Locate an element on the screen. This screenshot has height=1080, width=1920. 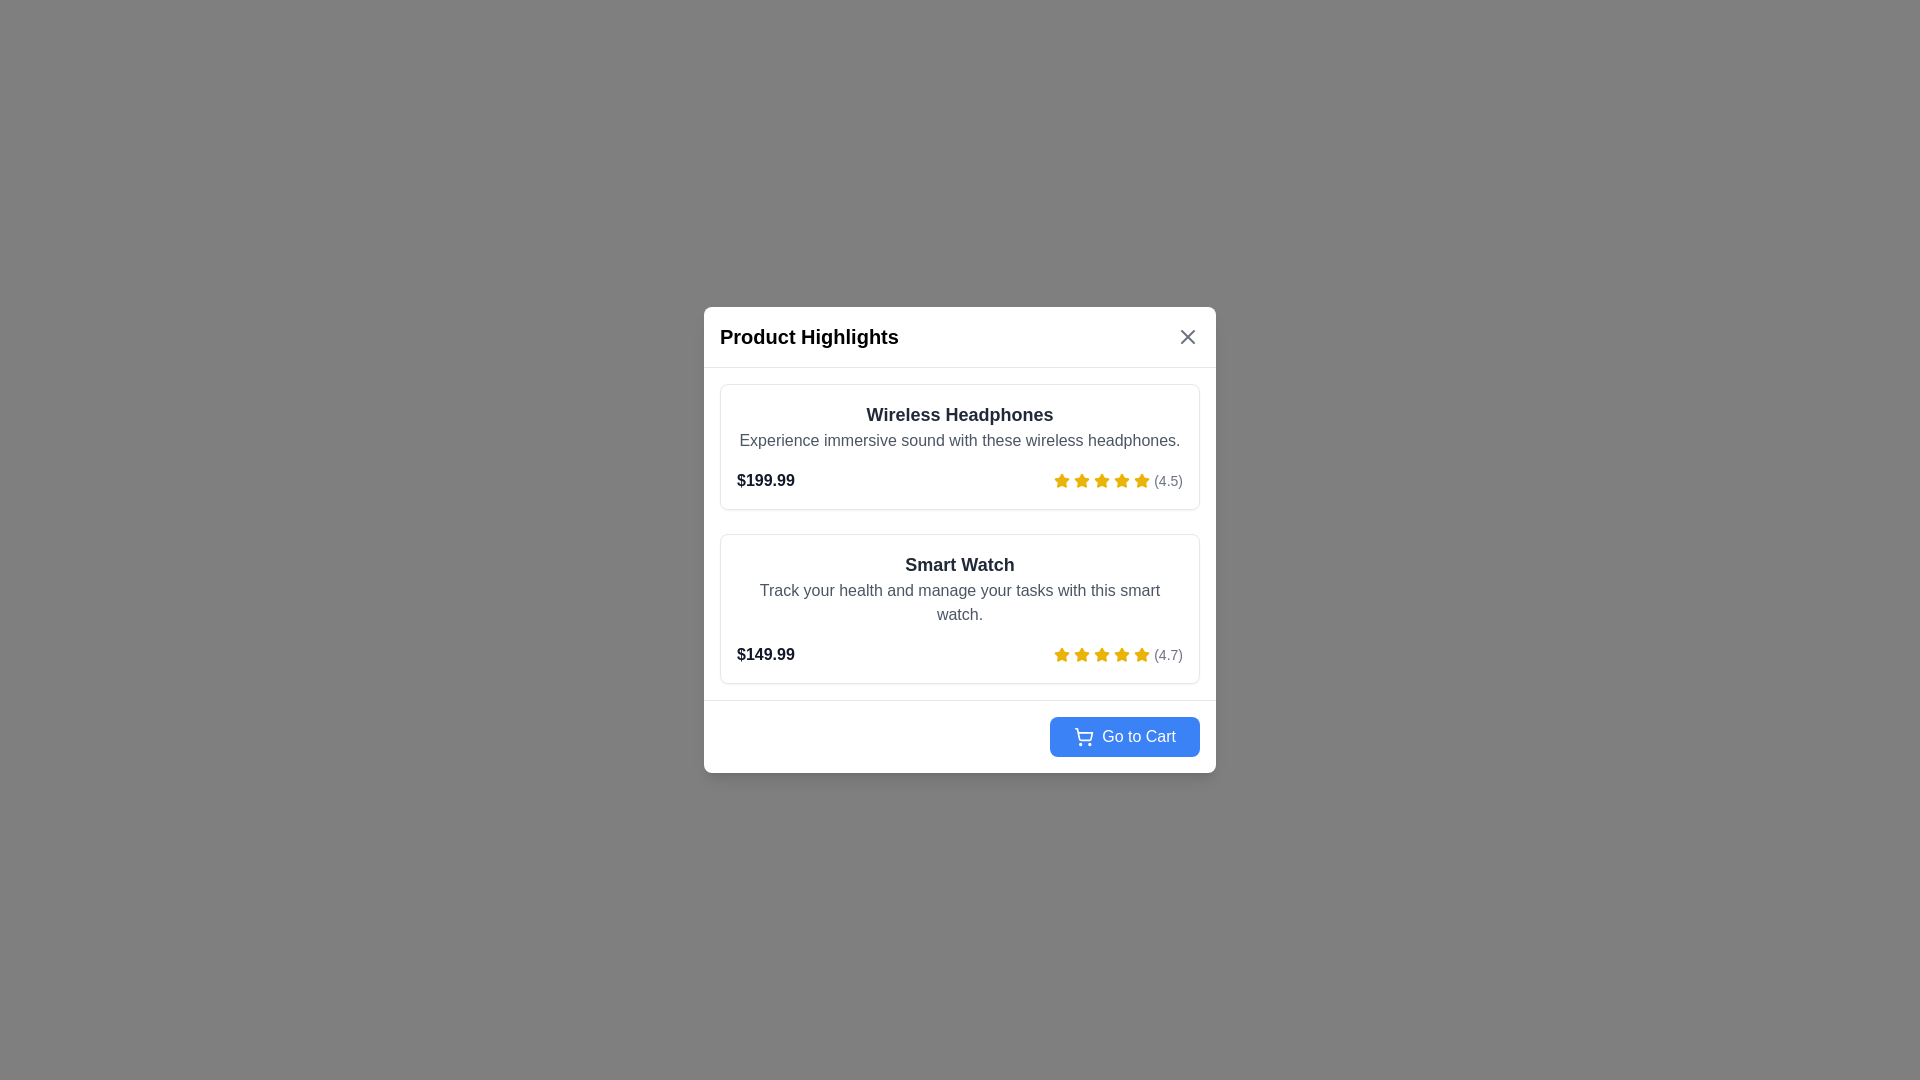
the product title text element located in the 'Product Highlights' dialog box, which identifies the second product in the listing is located at coordinates (960, 564).